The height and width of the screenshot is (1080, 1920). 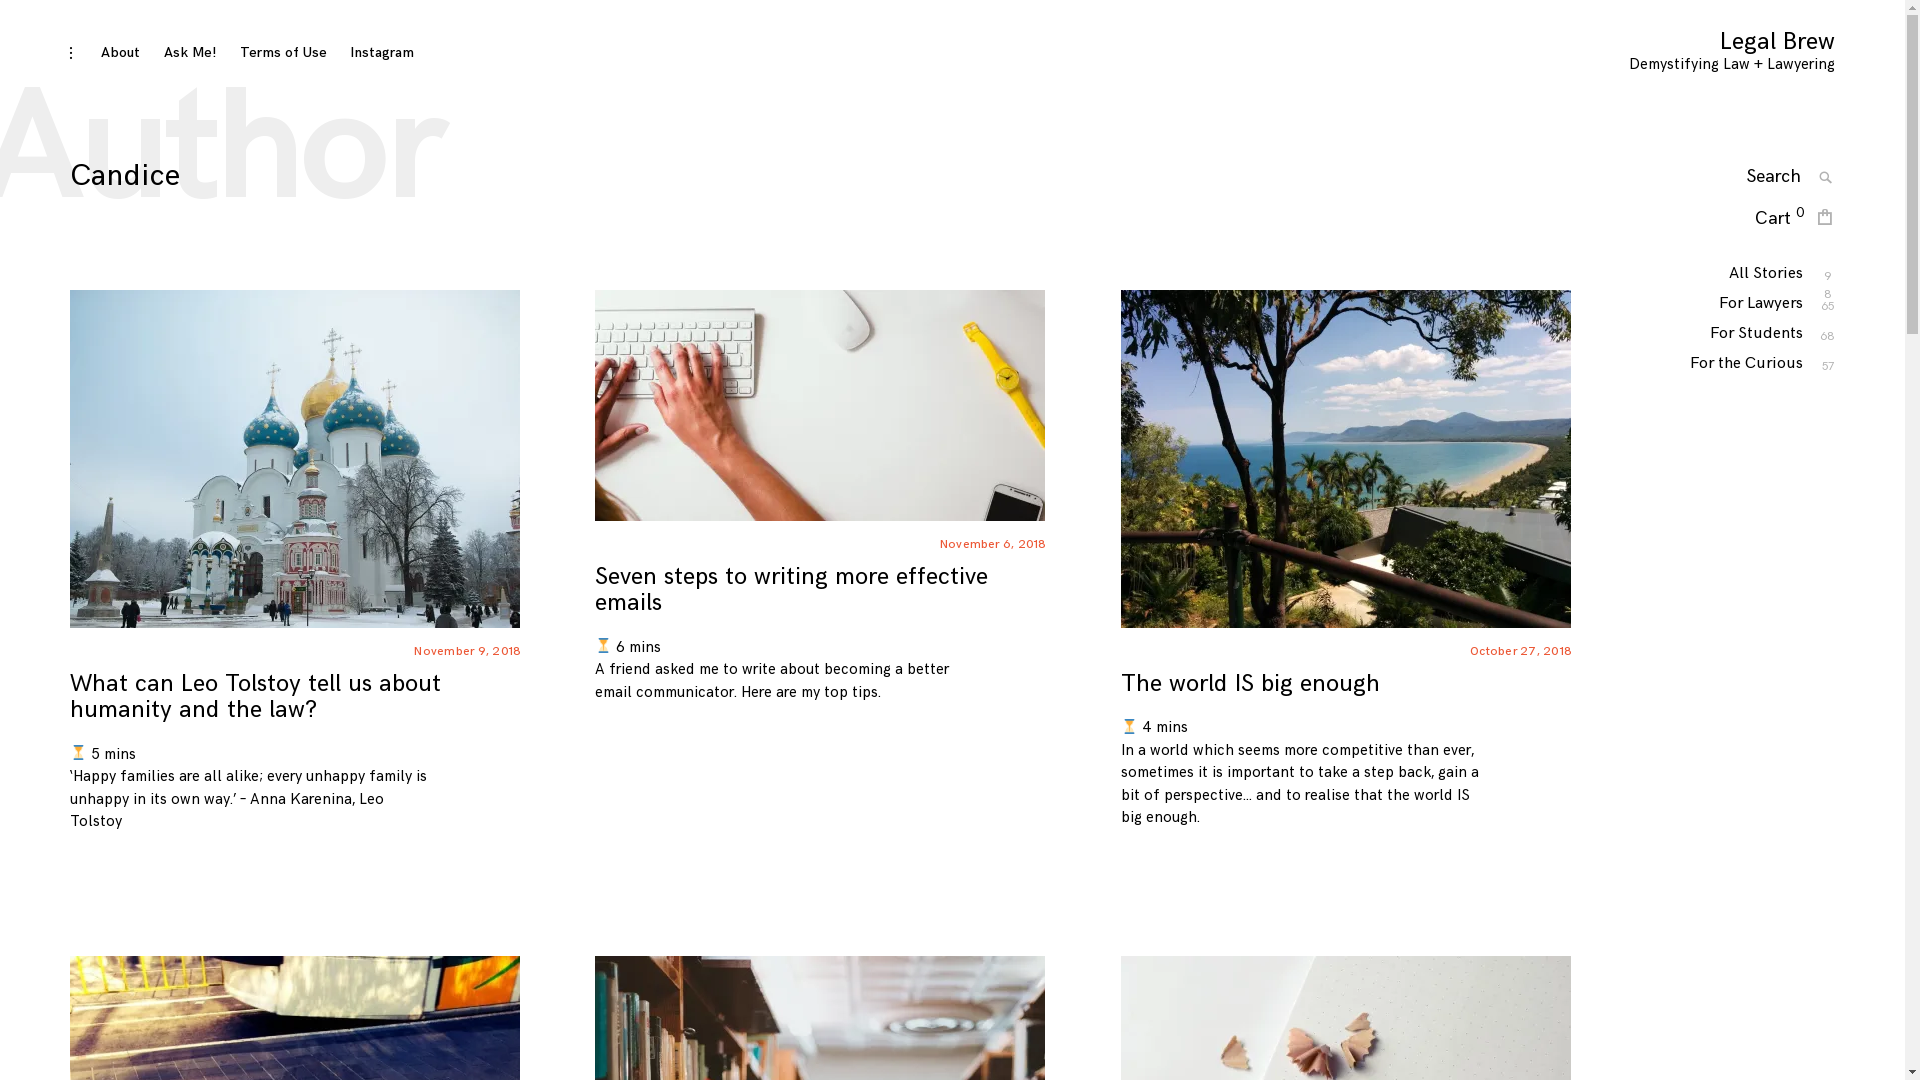 What do you see at coordinates (71, 53) in the screenshot?
I see `'toggle open/close sidebar'` at bounding box center [71, 53].